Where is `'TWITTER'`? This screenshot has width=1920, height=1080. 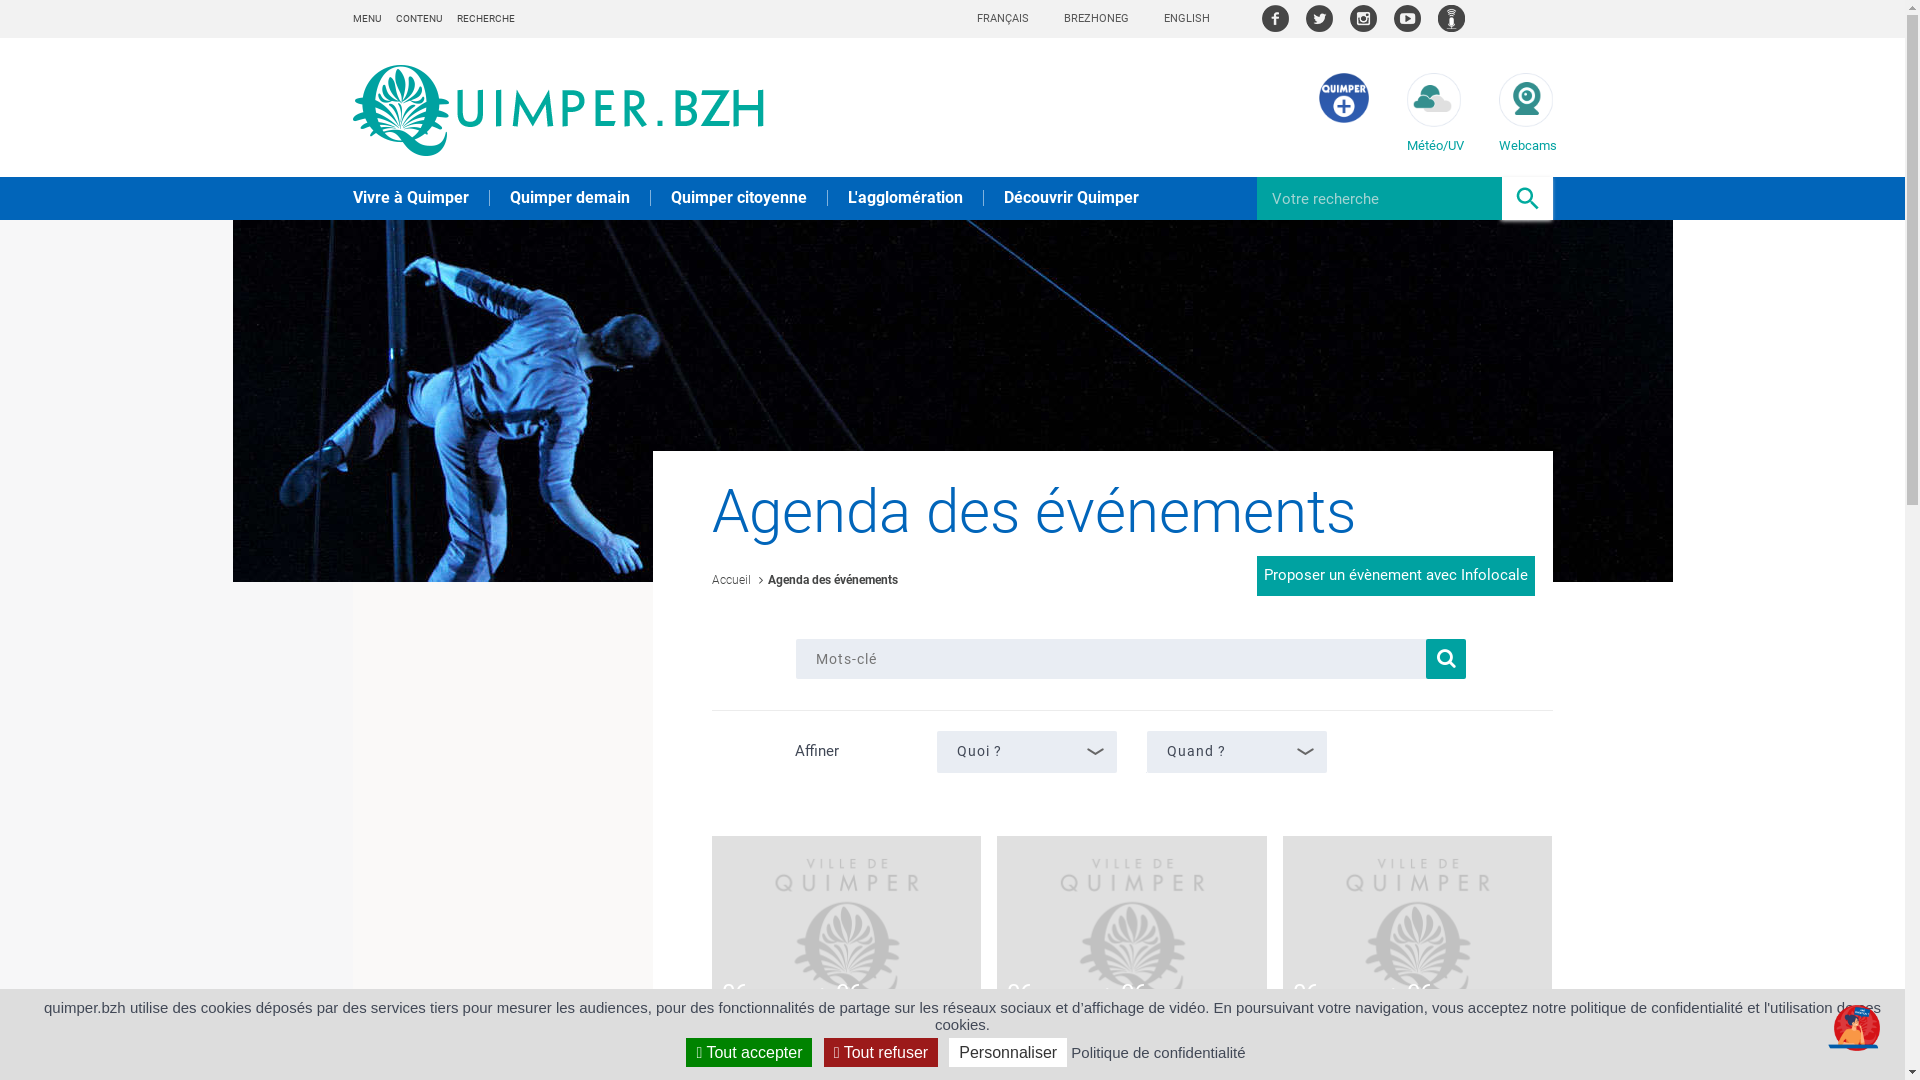
'TWITTER' is located at coordinates (1319, 18).